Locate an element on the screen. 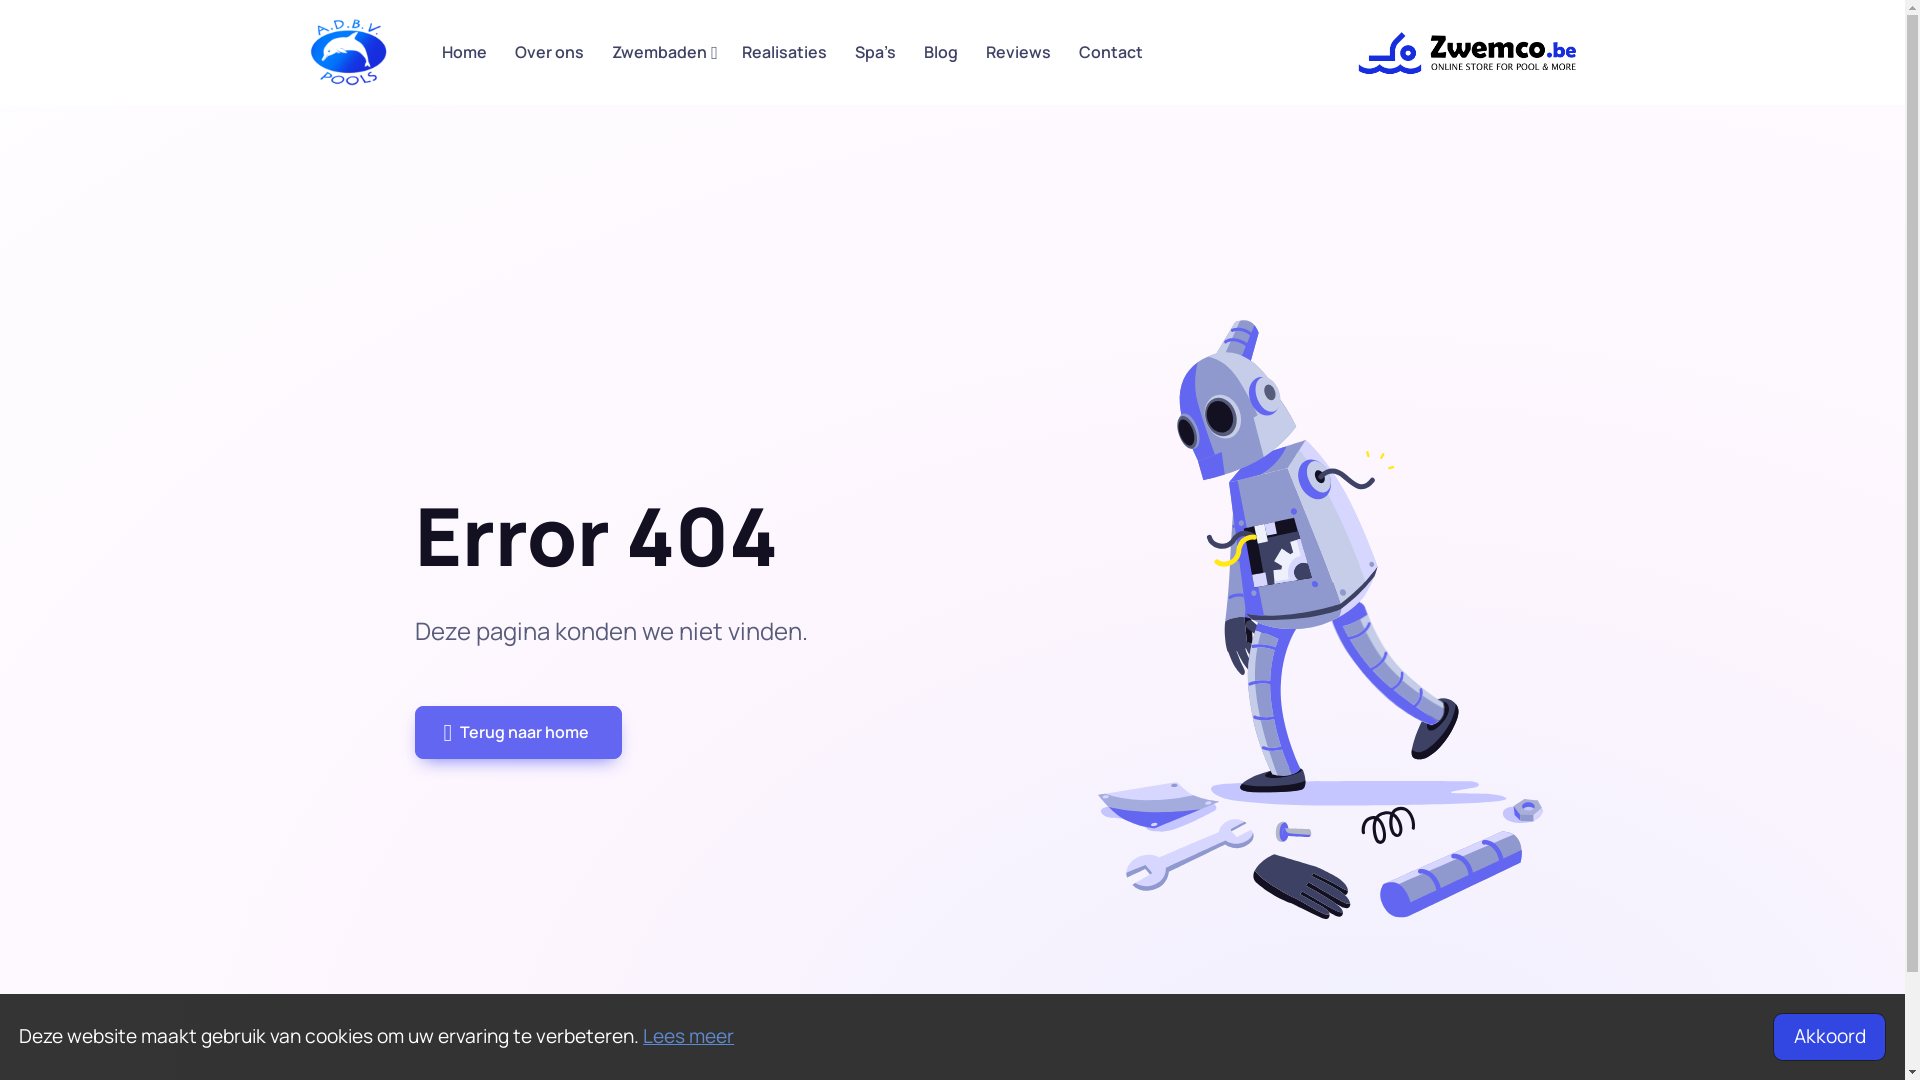 This screenshot has height=1080, width=1920. 'Over ons' is located at coordinates (548, 51).